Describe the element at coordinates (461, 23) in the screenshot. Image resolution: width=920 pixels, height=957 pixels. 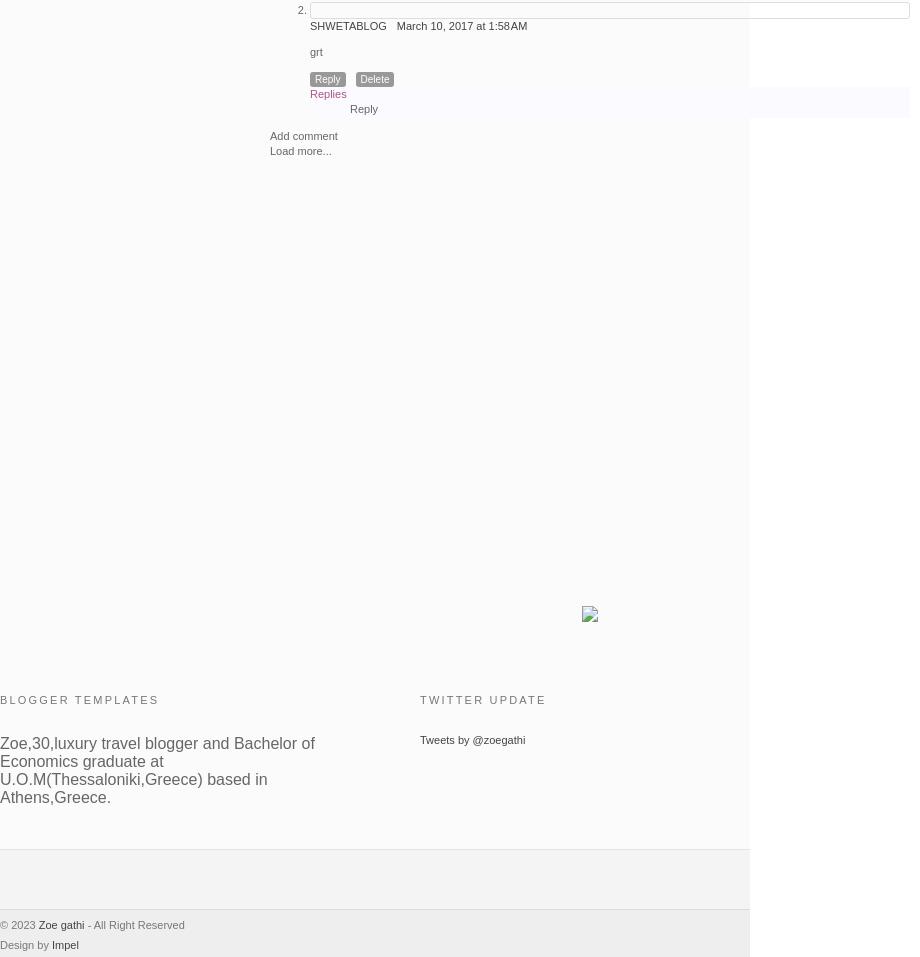
I see `'March 10, 2017 at 1:58 AM'` at that location.